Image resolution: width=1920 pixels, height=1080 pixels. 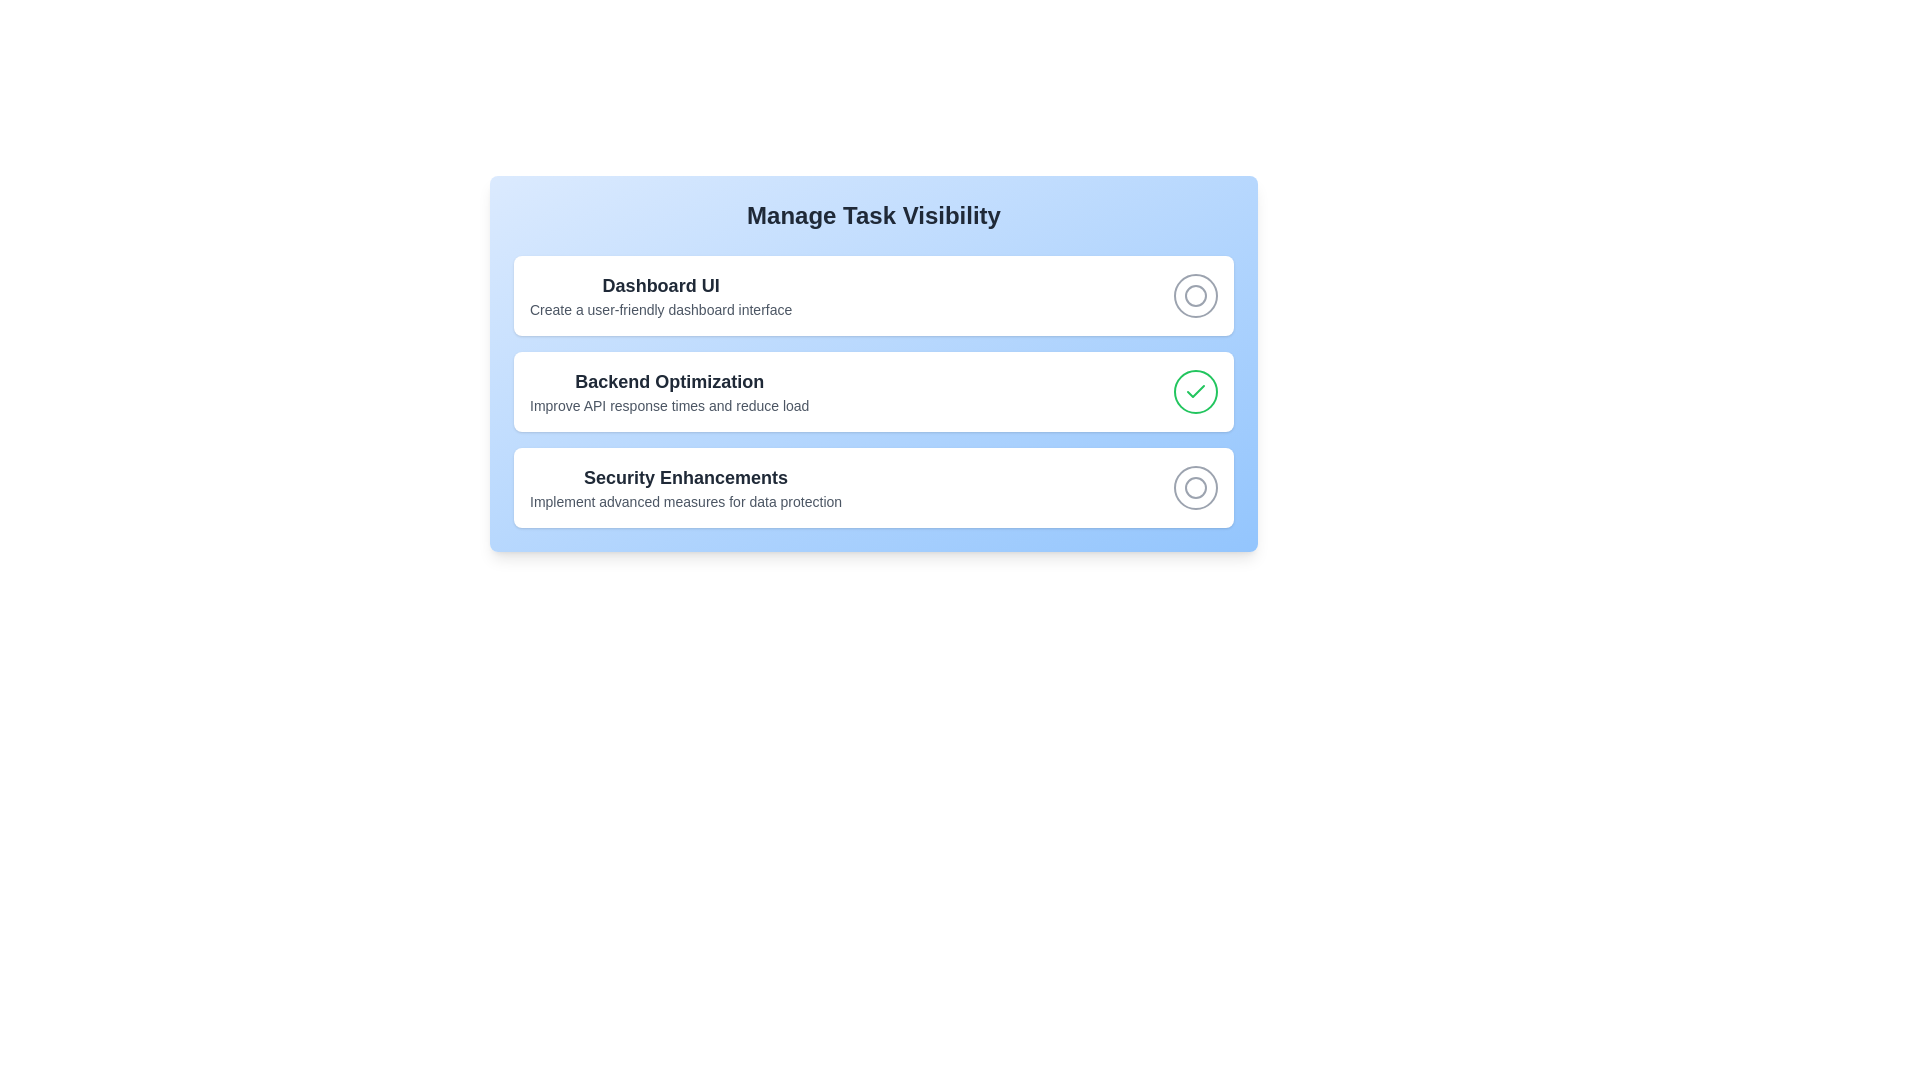 I want to click on the interactive checkbox located on the right side of the first row in the vertical list, adjacent to the text 'Dashboard UI', so click(x=1195, y=296).